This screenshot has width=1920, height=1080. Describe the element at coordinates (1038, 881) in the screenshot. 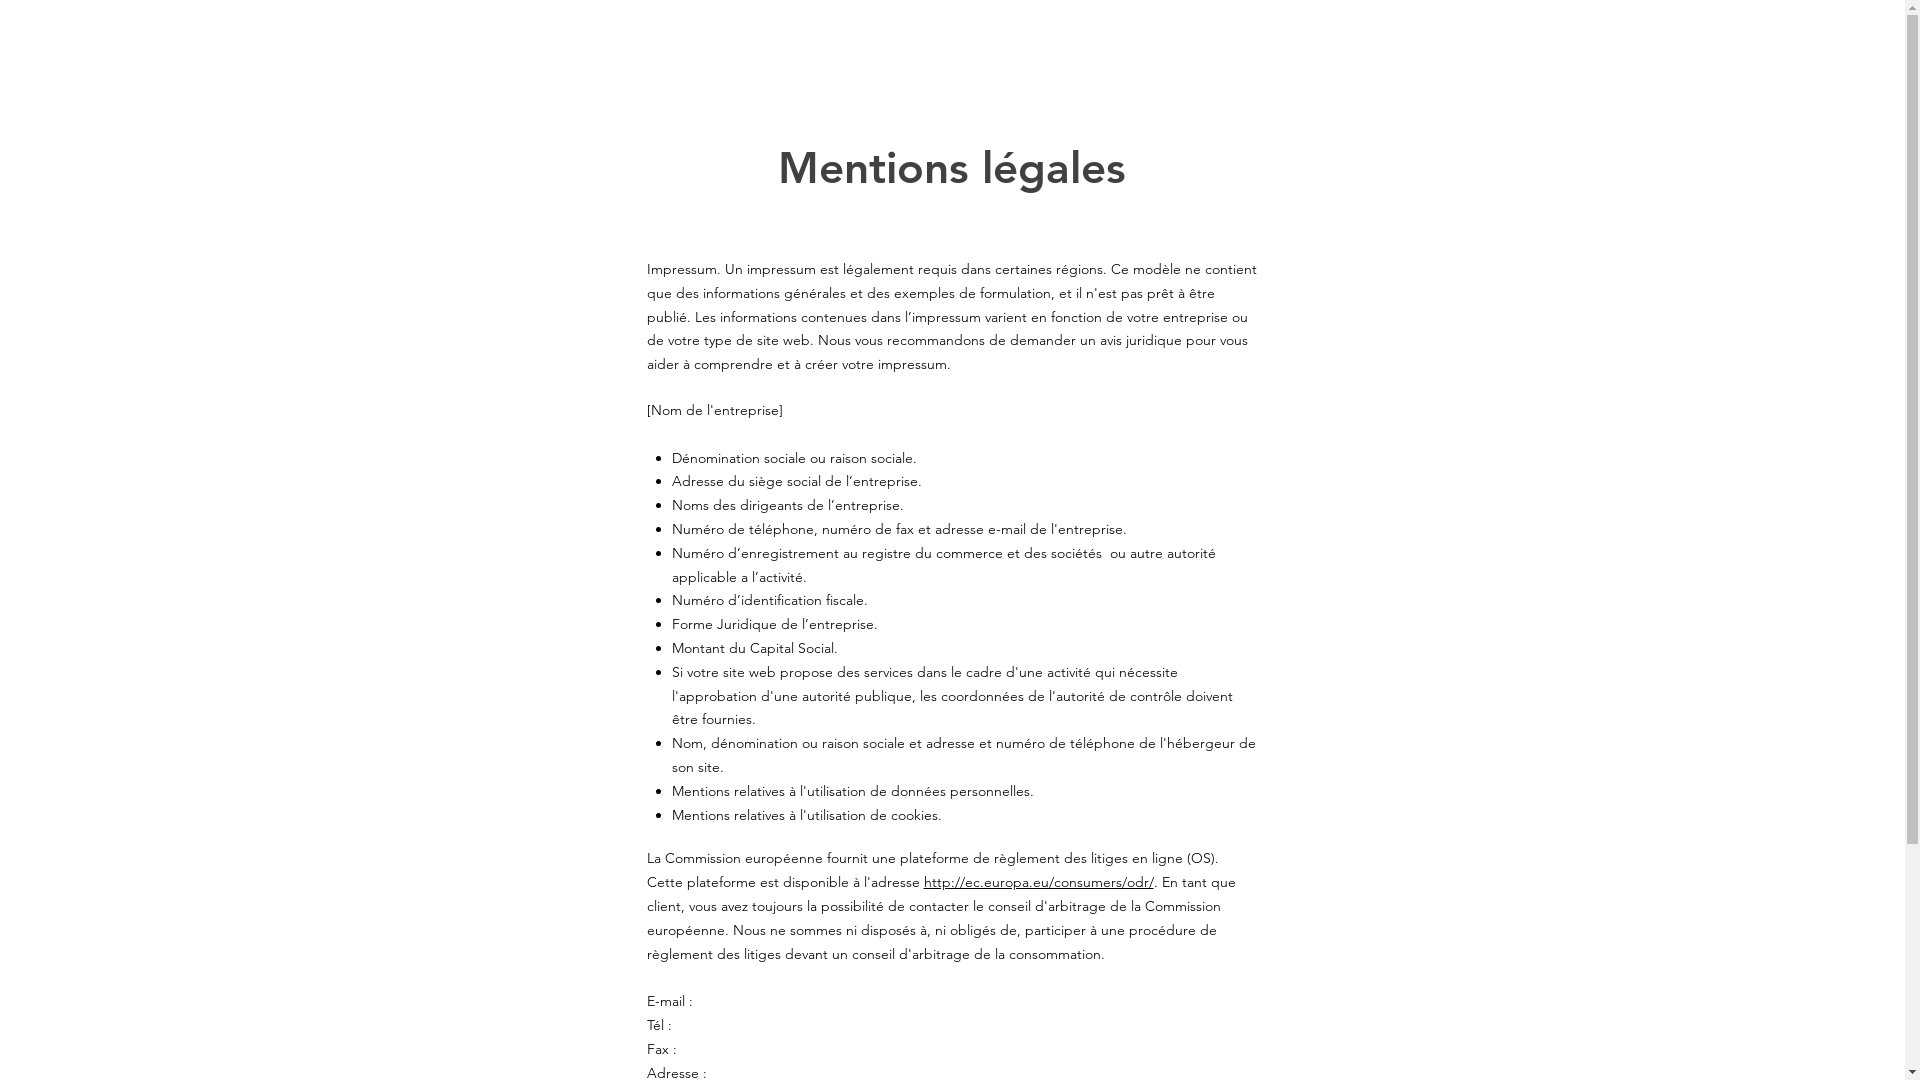

I see `'http://ec.europa.eu/consumers/odr/'` at that location.